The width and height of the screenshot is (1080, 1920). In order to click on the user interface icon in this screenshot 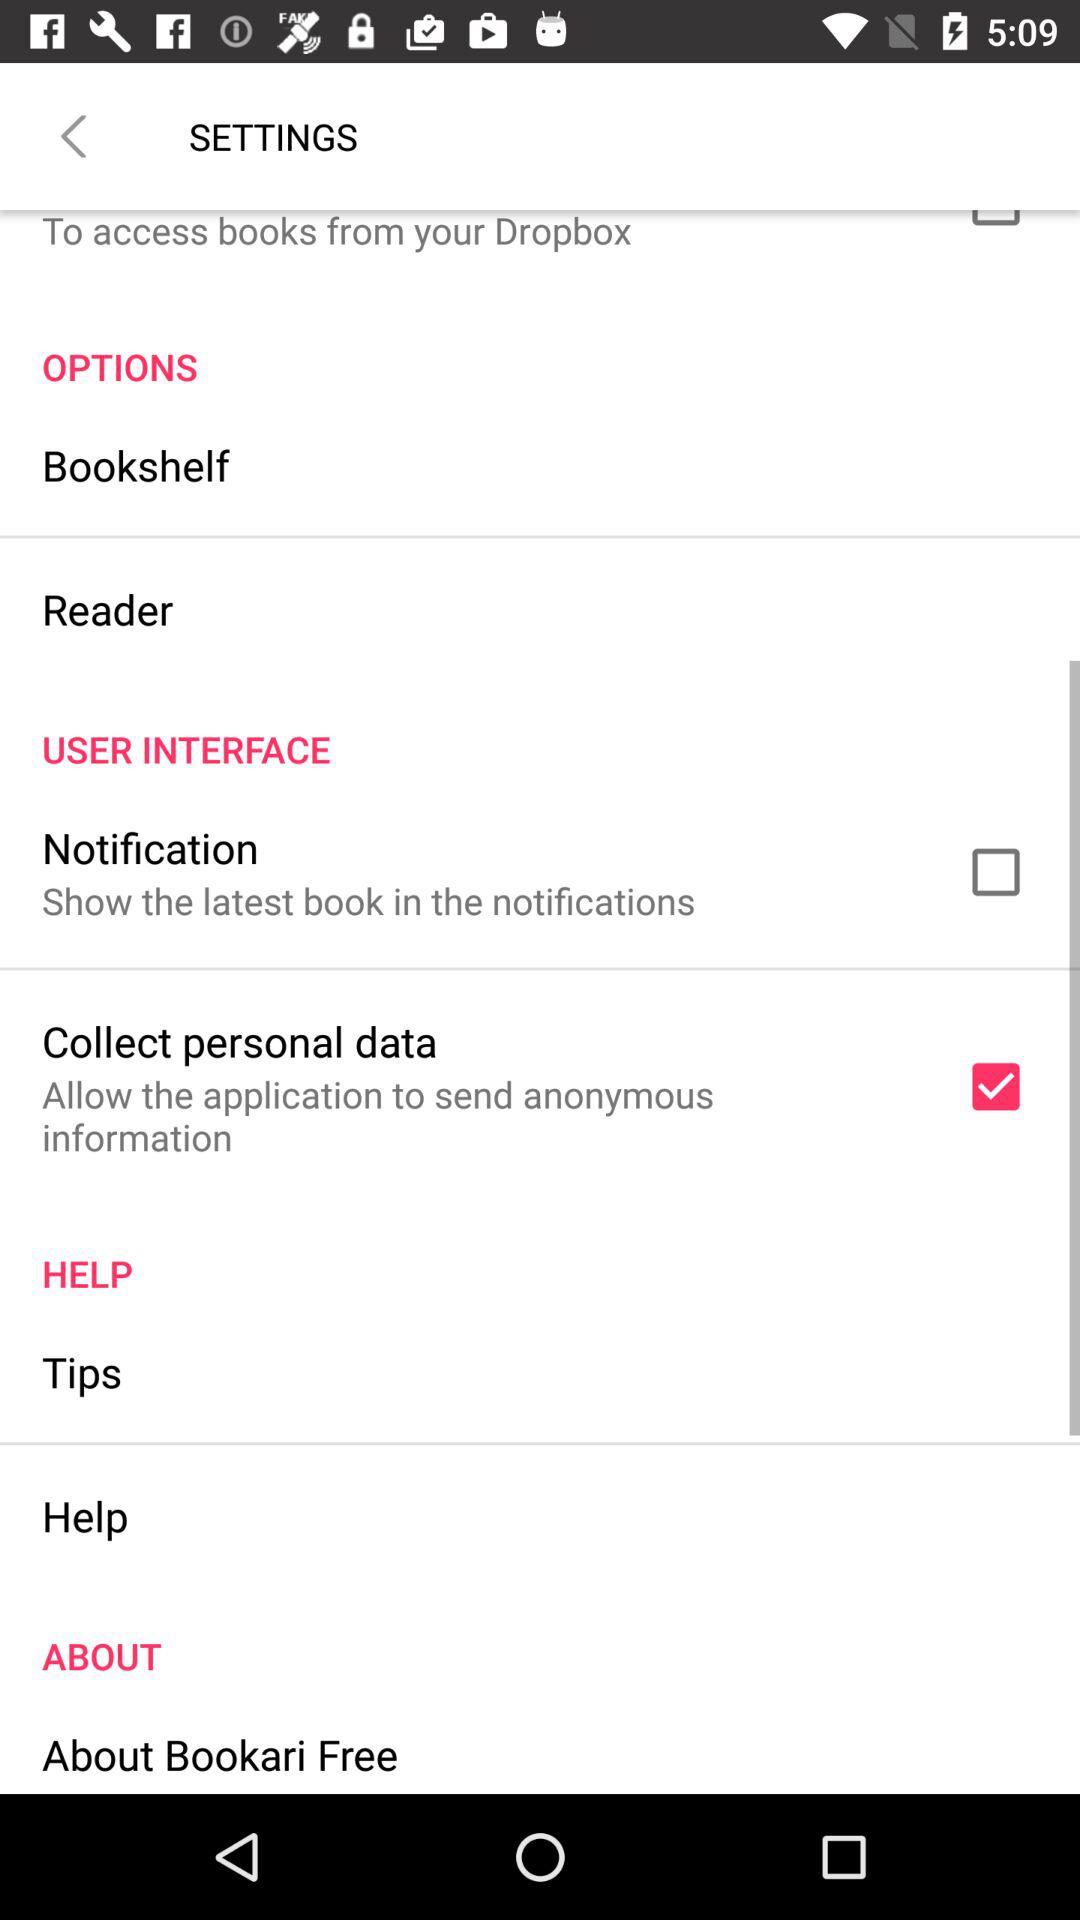, I will do `click(540, 727)`.